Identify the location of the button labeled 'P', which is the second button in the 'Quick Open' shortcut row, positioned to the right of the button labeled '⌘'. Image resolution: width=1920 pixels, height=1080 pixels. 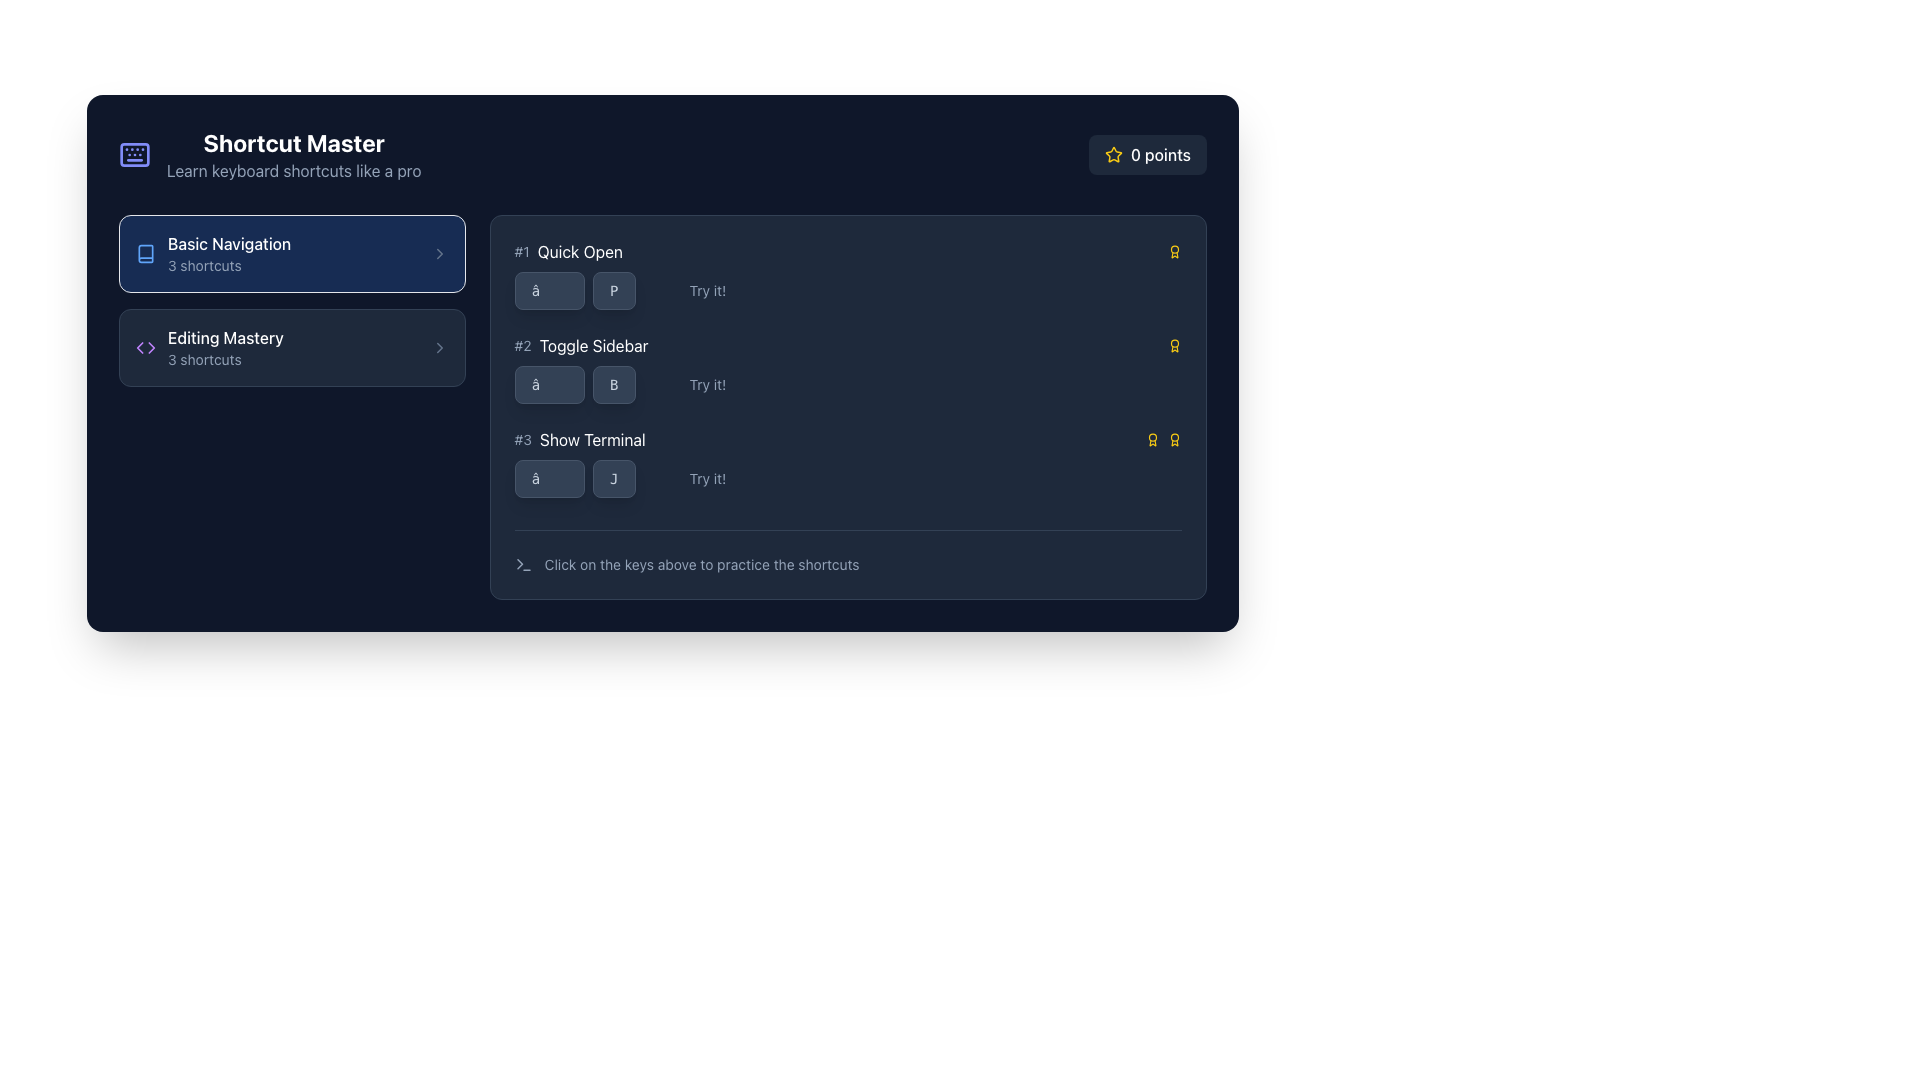
(613, 290).